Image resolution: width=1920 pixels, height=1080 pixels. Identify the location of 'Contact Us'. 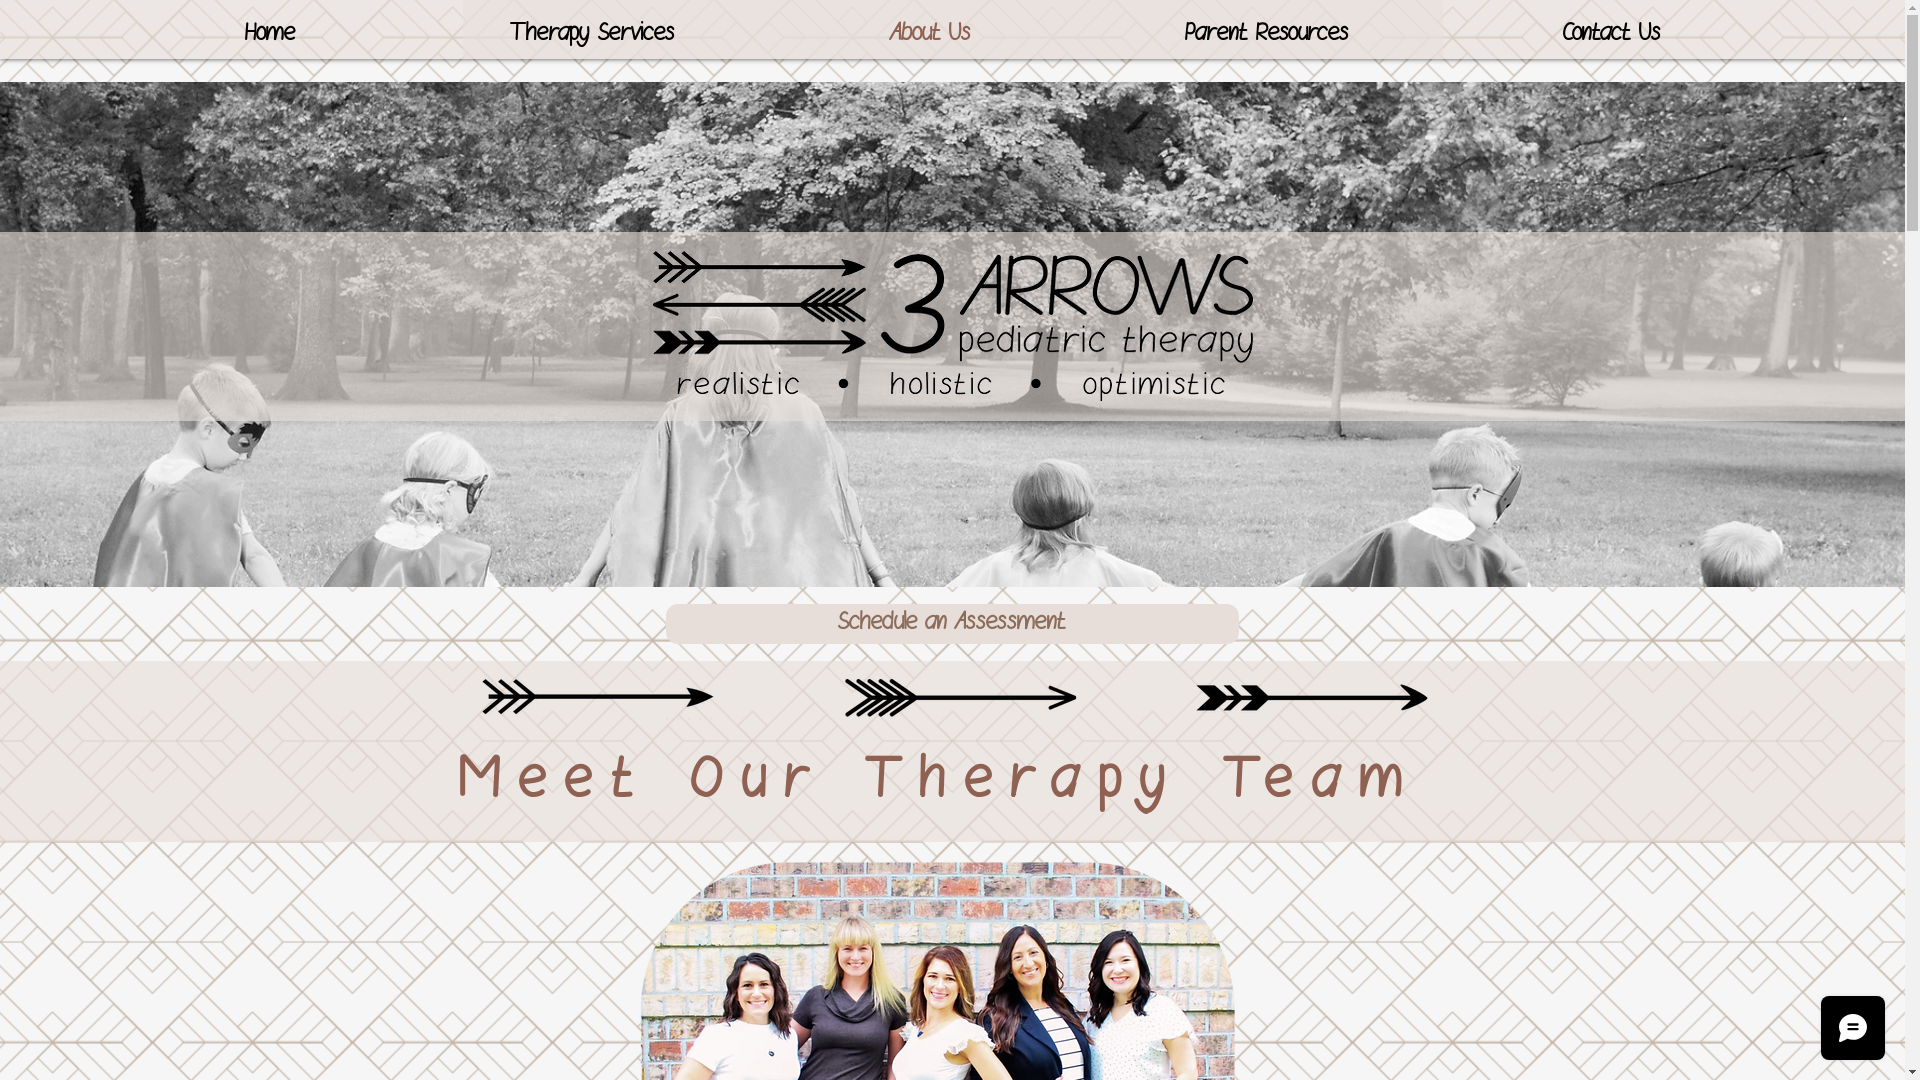
(1611, 34).